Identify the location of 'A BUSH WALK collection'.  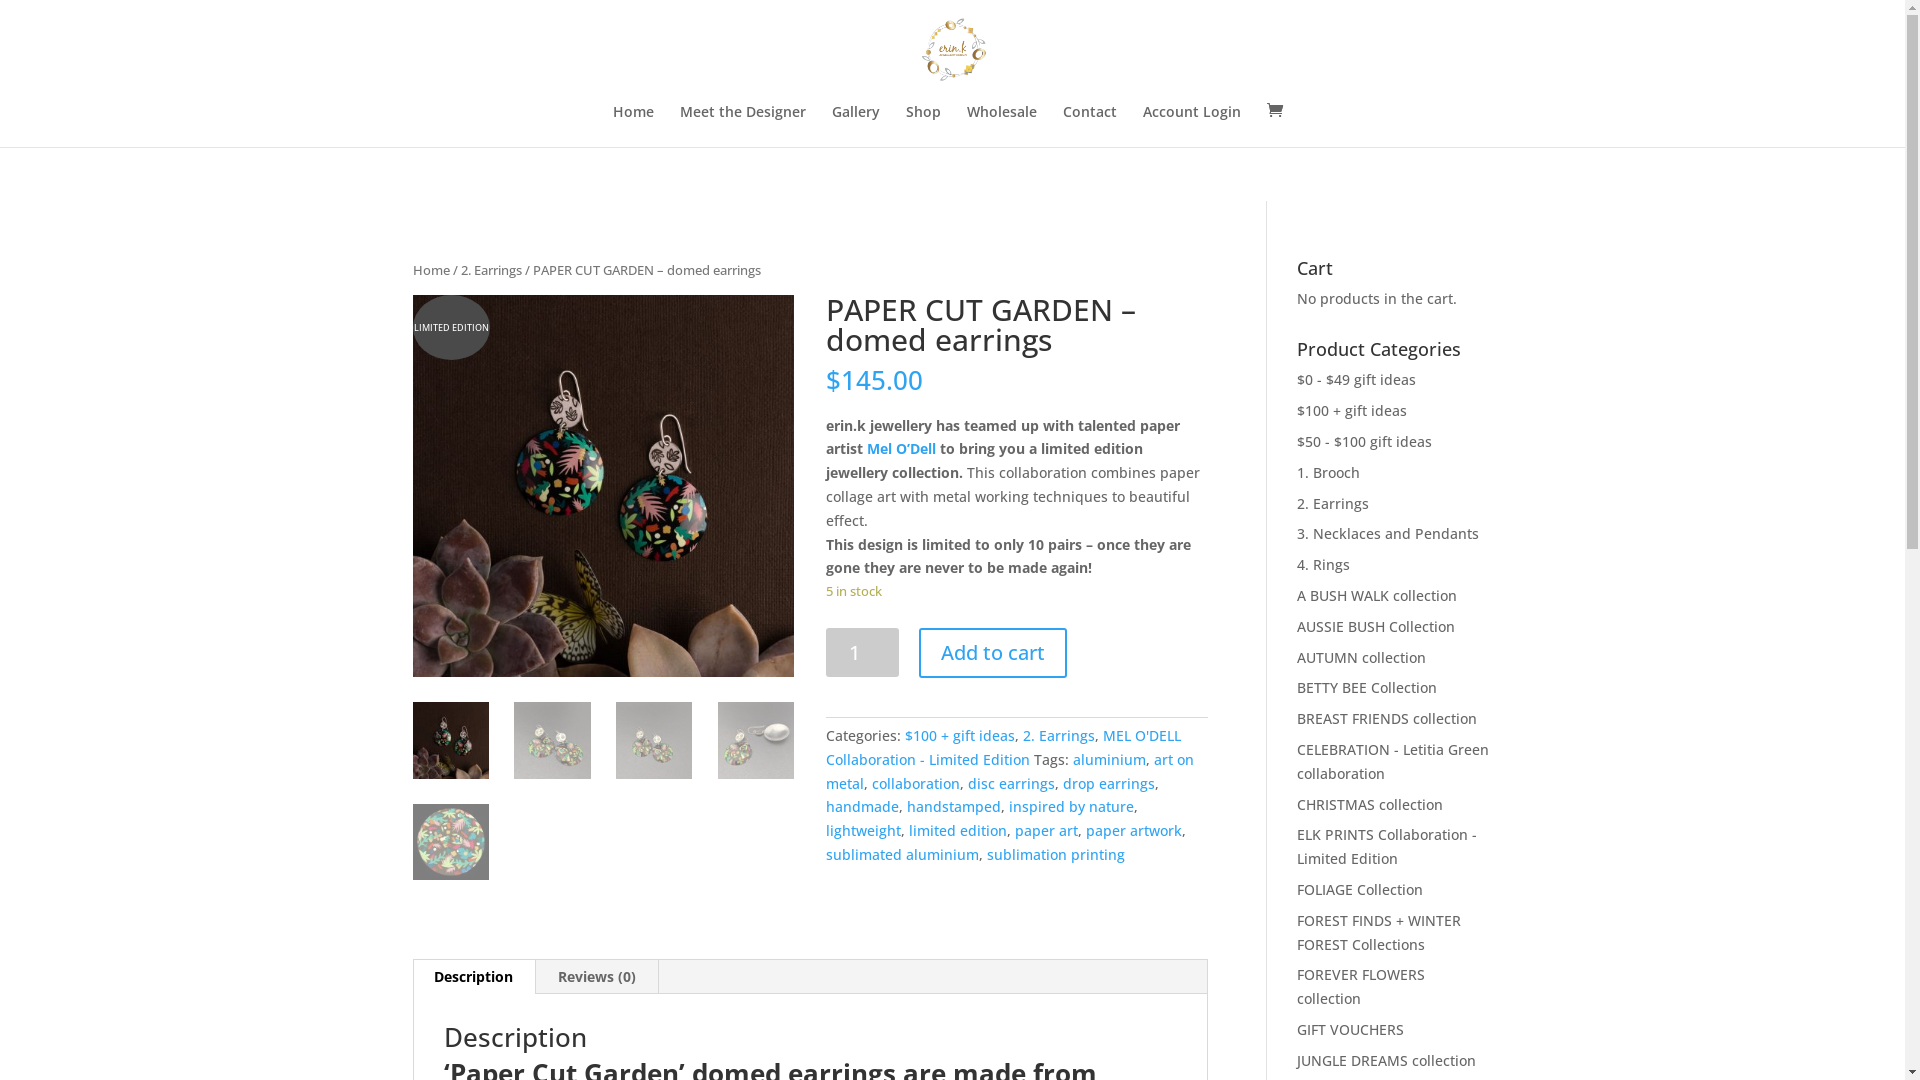
(1376, 594).